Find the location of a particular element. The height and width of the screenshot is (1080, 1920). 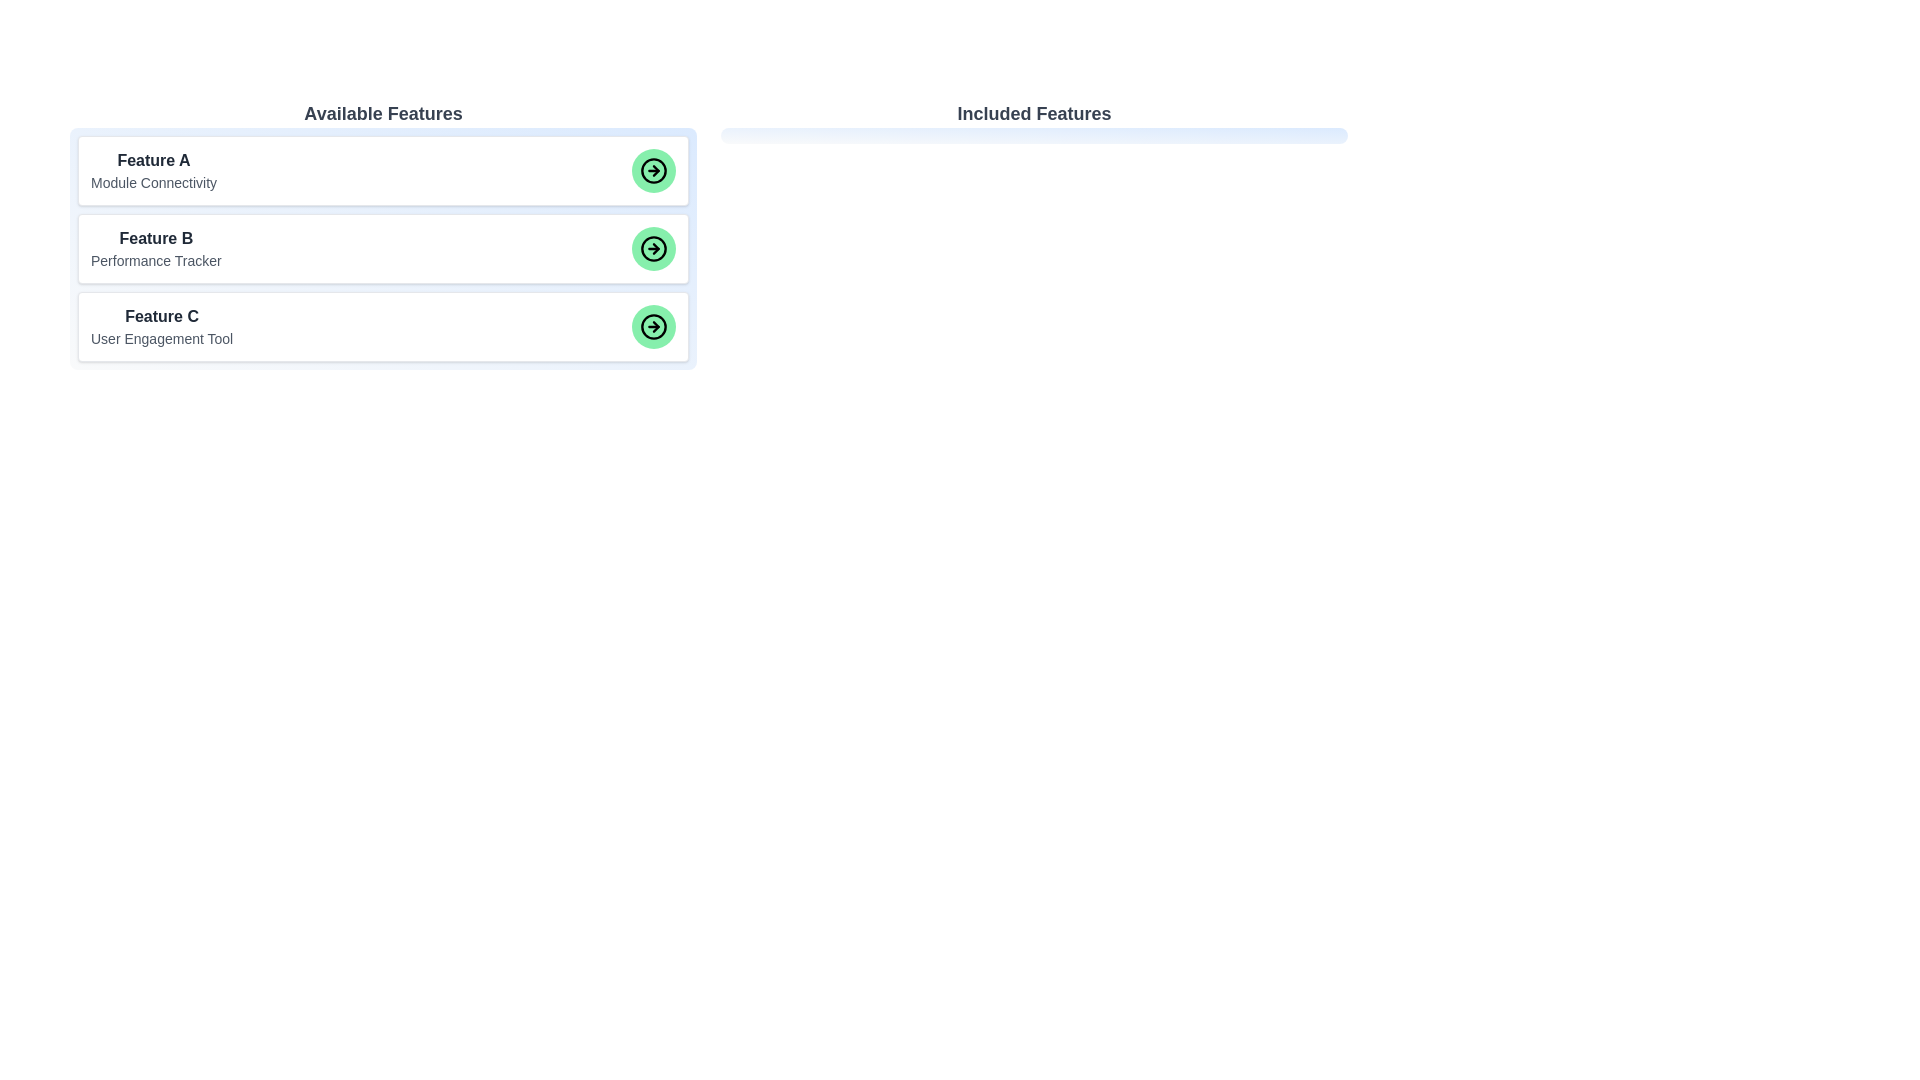

the item Feature B from the Available Features list to the Included Features list is located at coordinates (383, 248).